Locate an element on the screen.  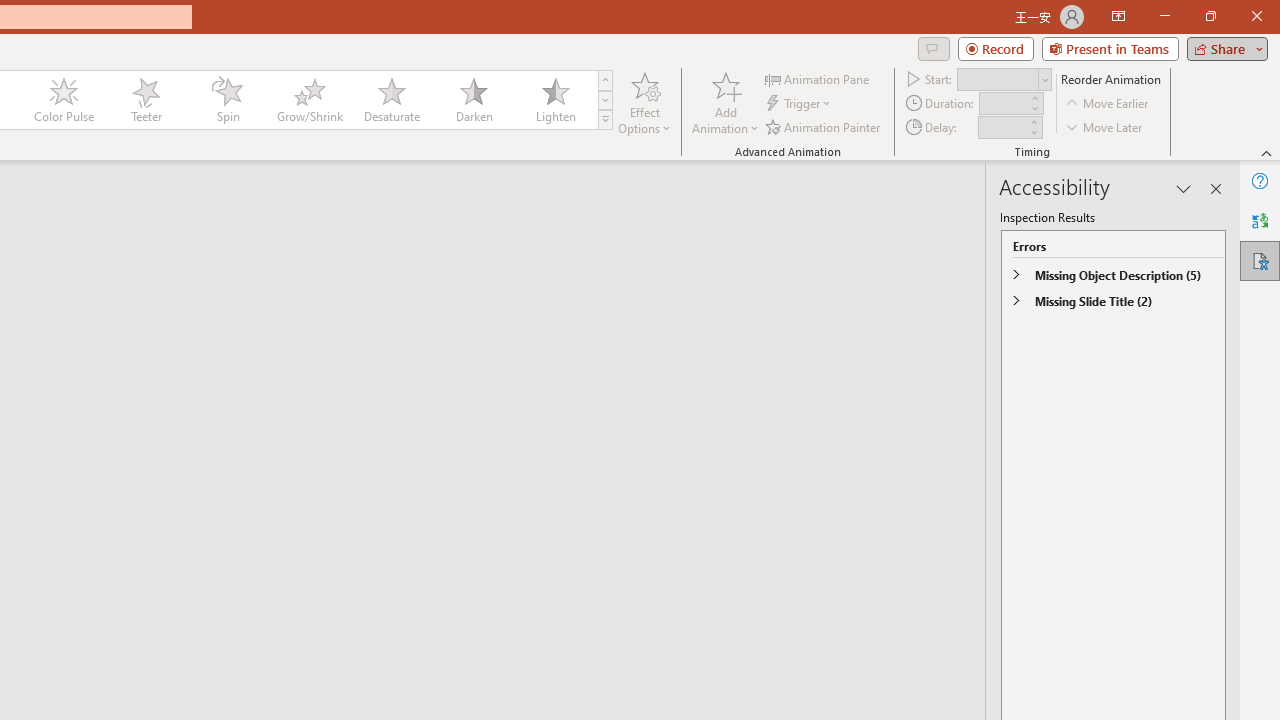
'Animation Delay' is located at coordinates (1002, 127).